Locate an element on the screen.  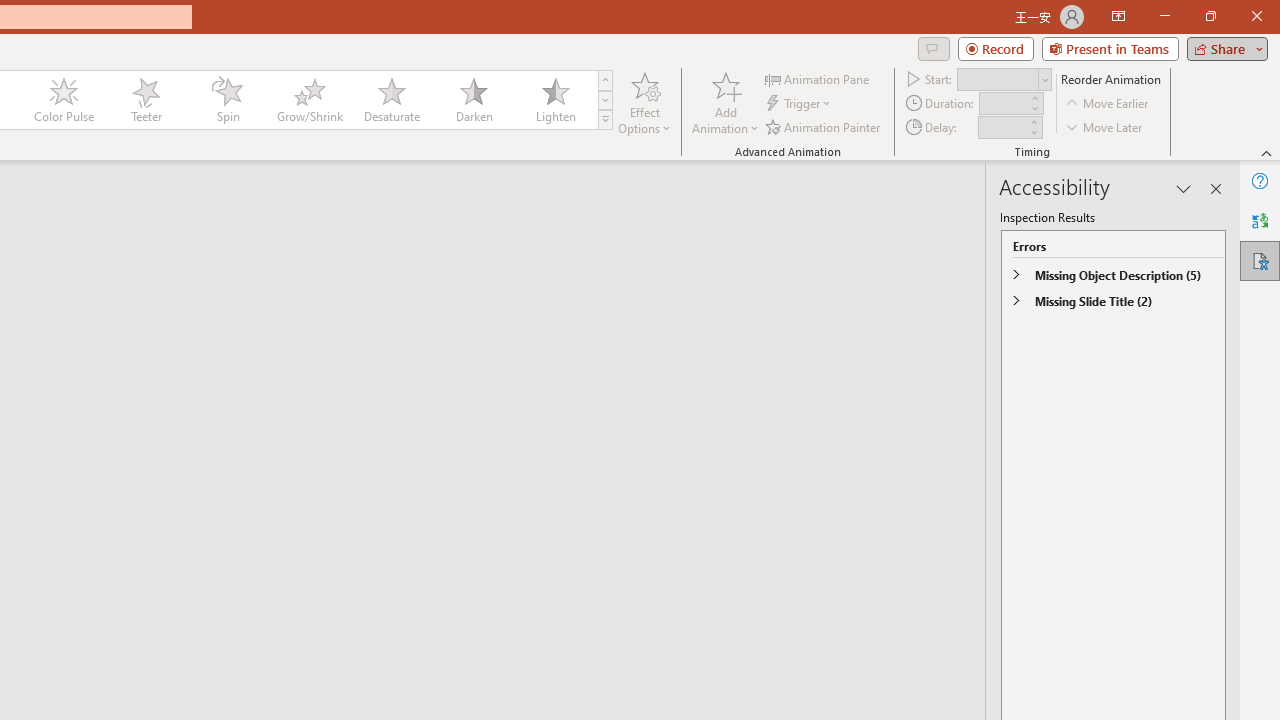
'Animation Delay' is located at coordinates (1002, 127).